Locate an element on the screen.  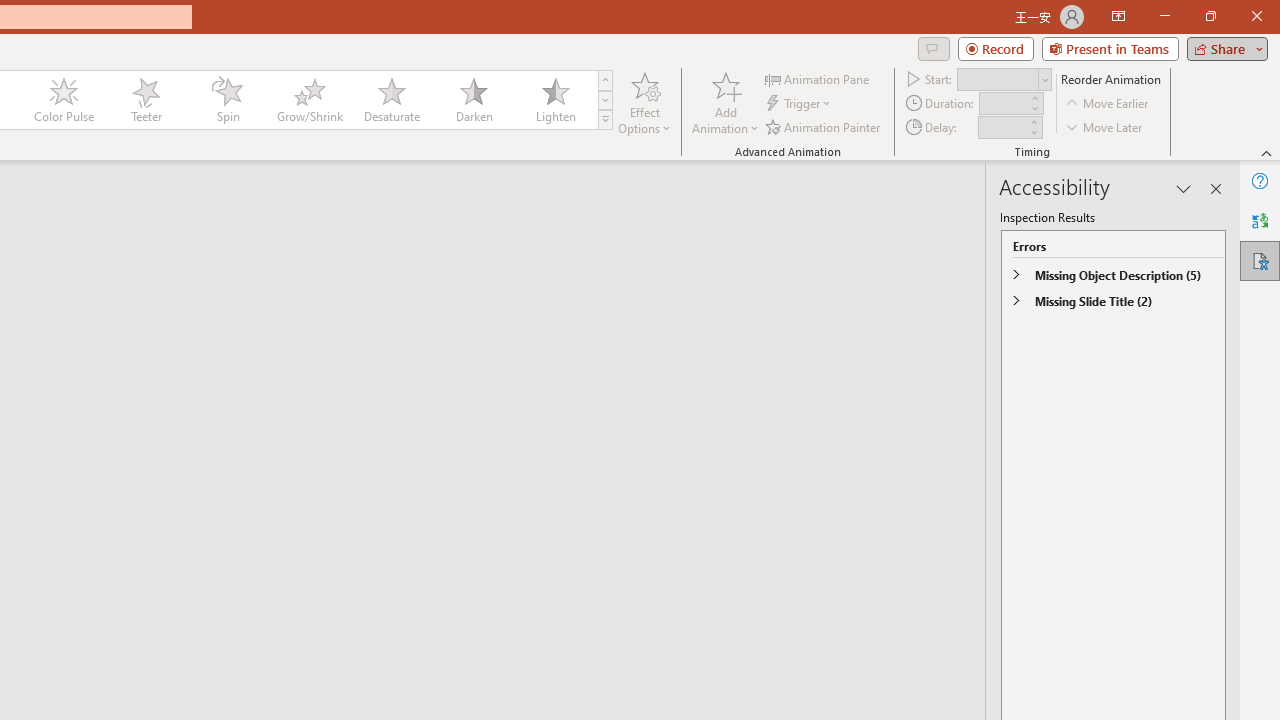
'Animation Delay' is located at coordinates (1002, 127).